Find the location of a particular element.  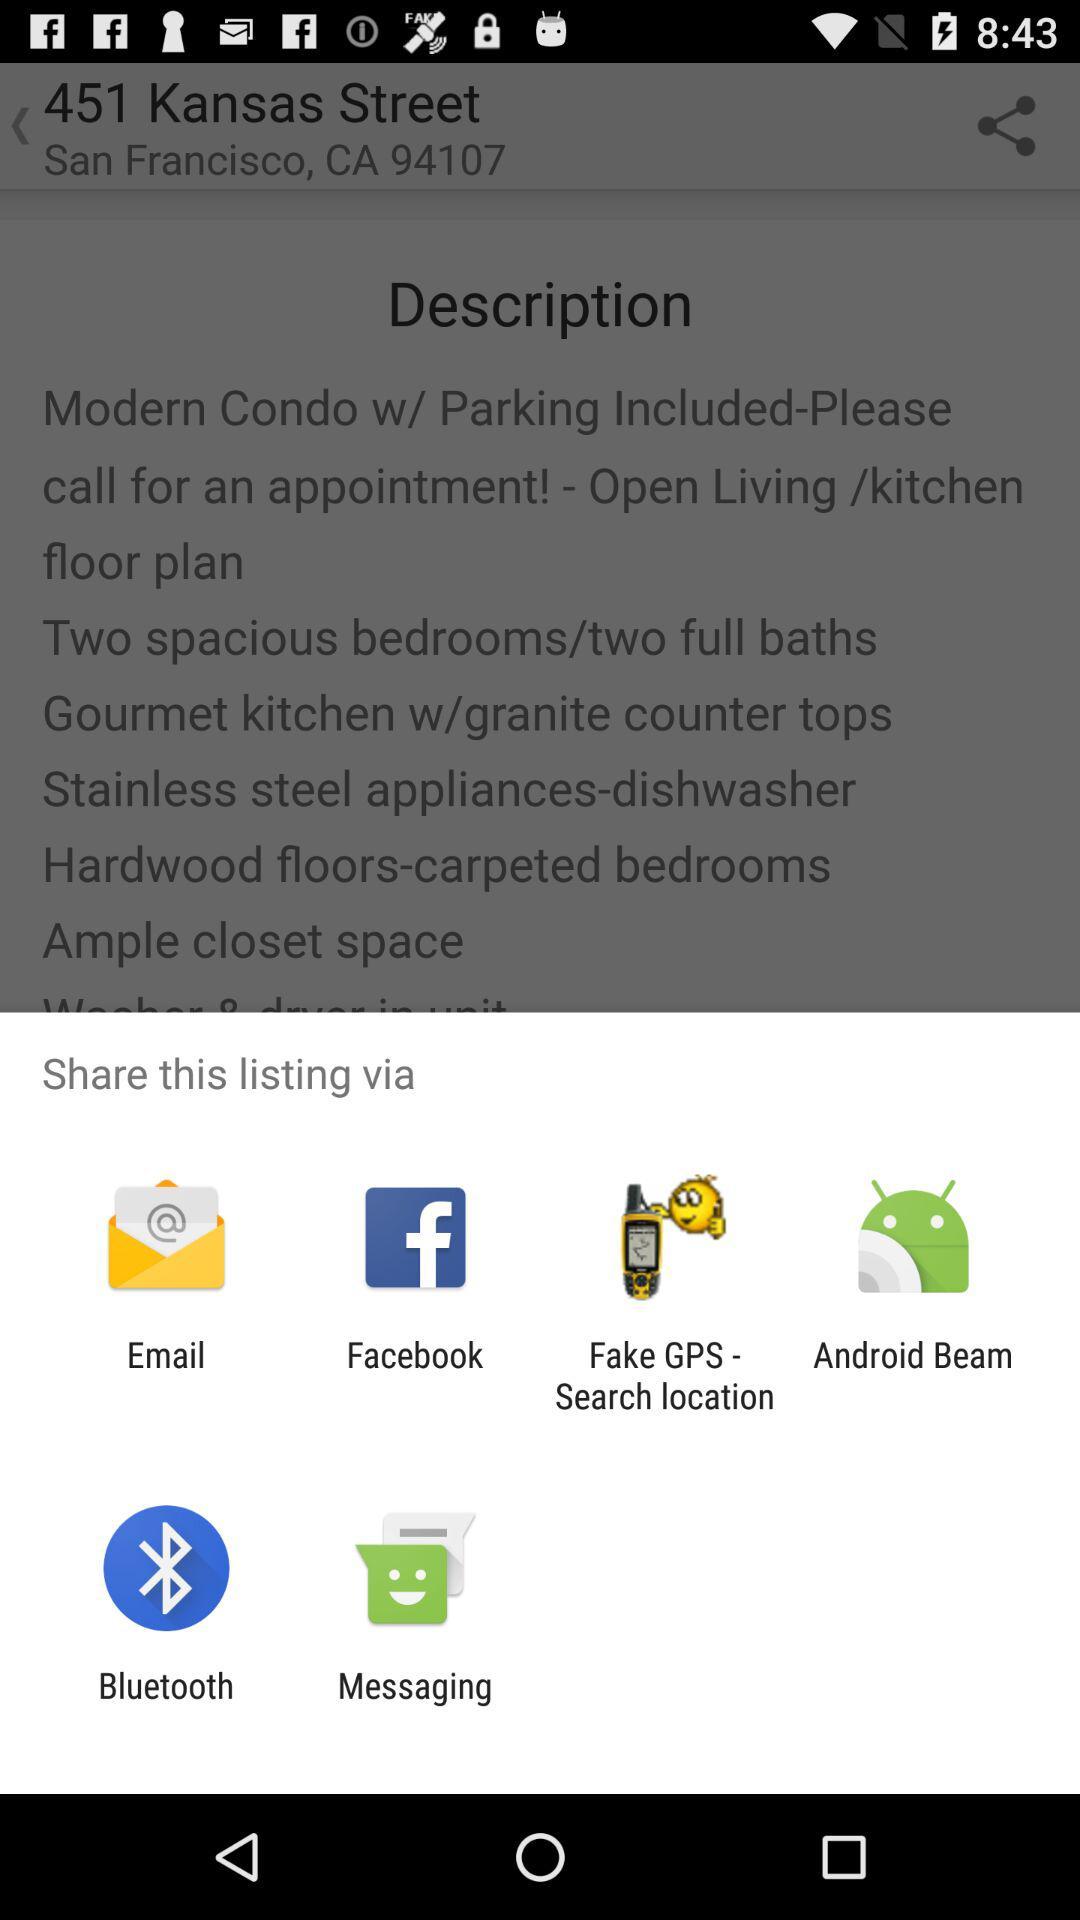

the item next to the messaging item is located at coordinates (165, 1705).